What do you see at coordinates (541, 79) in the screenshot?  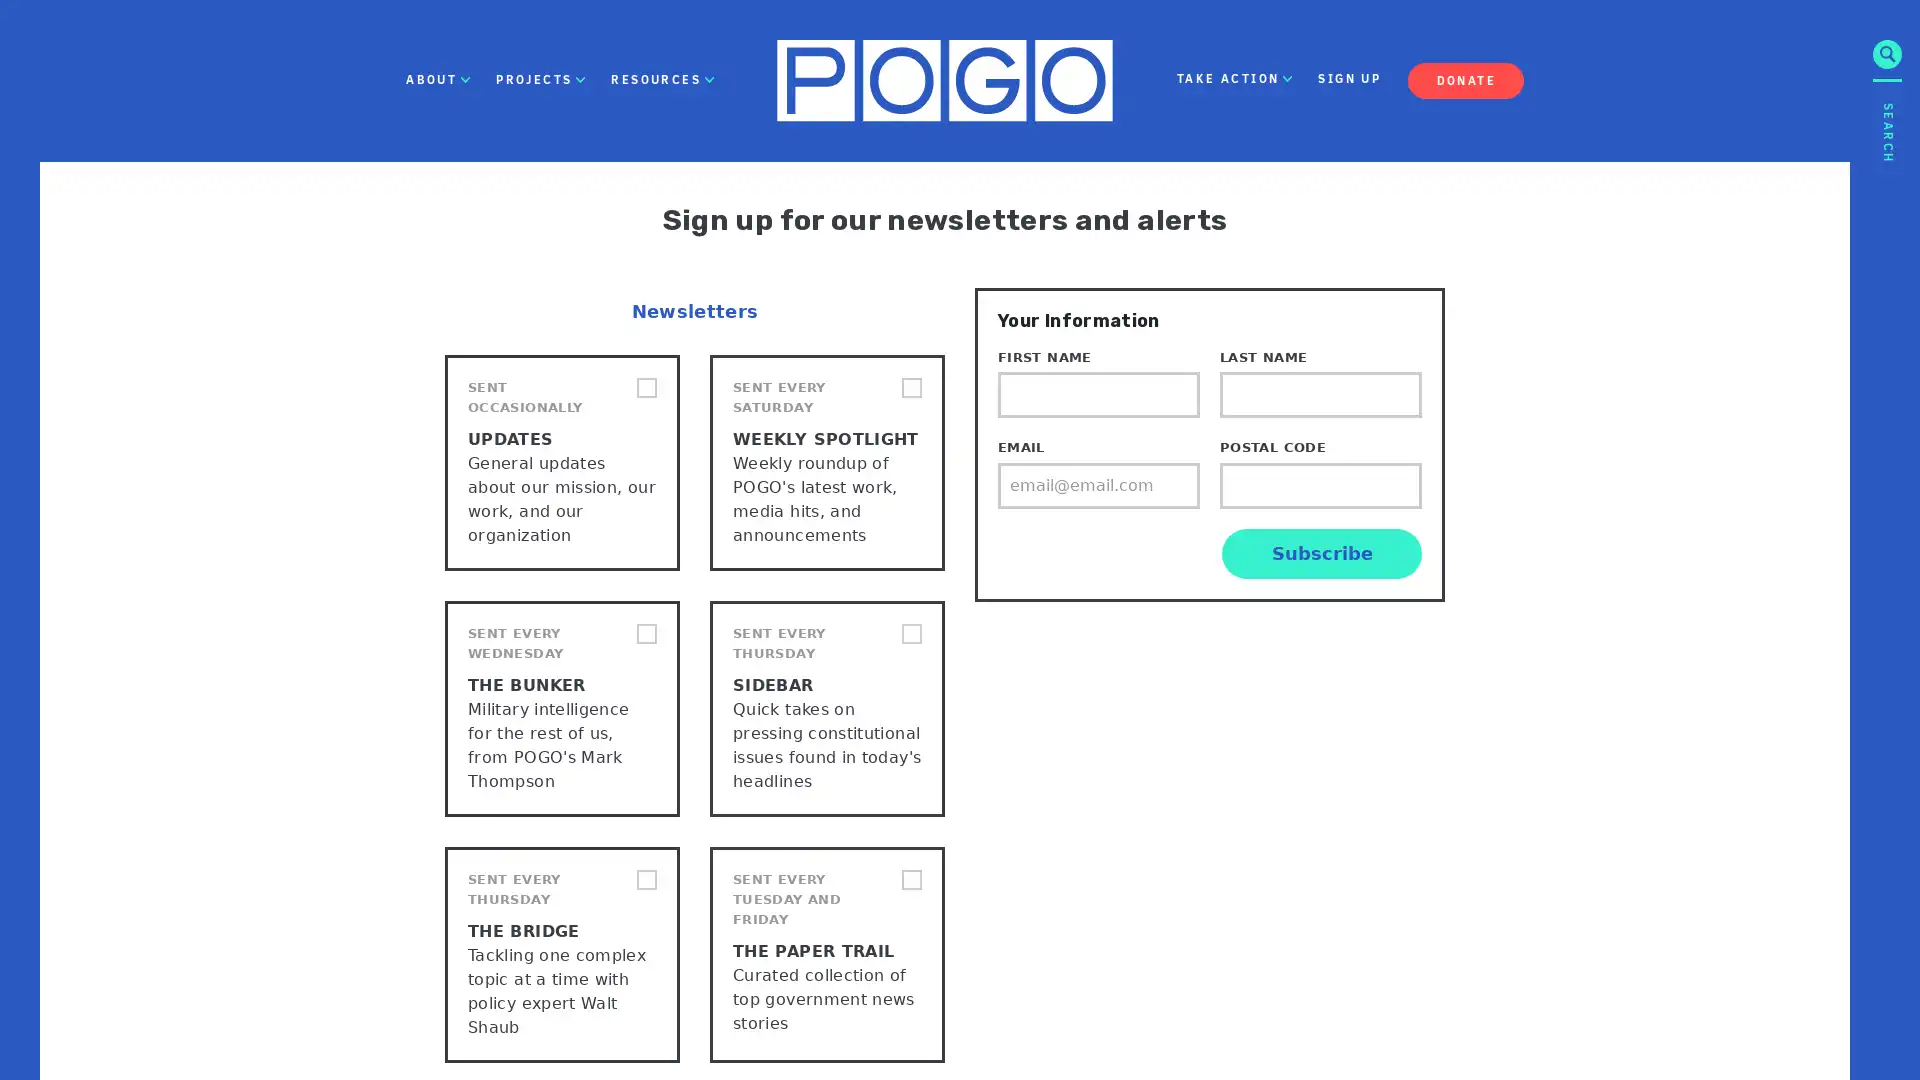 I see `PROJECTS` at bounding box center [541, 79].